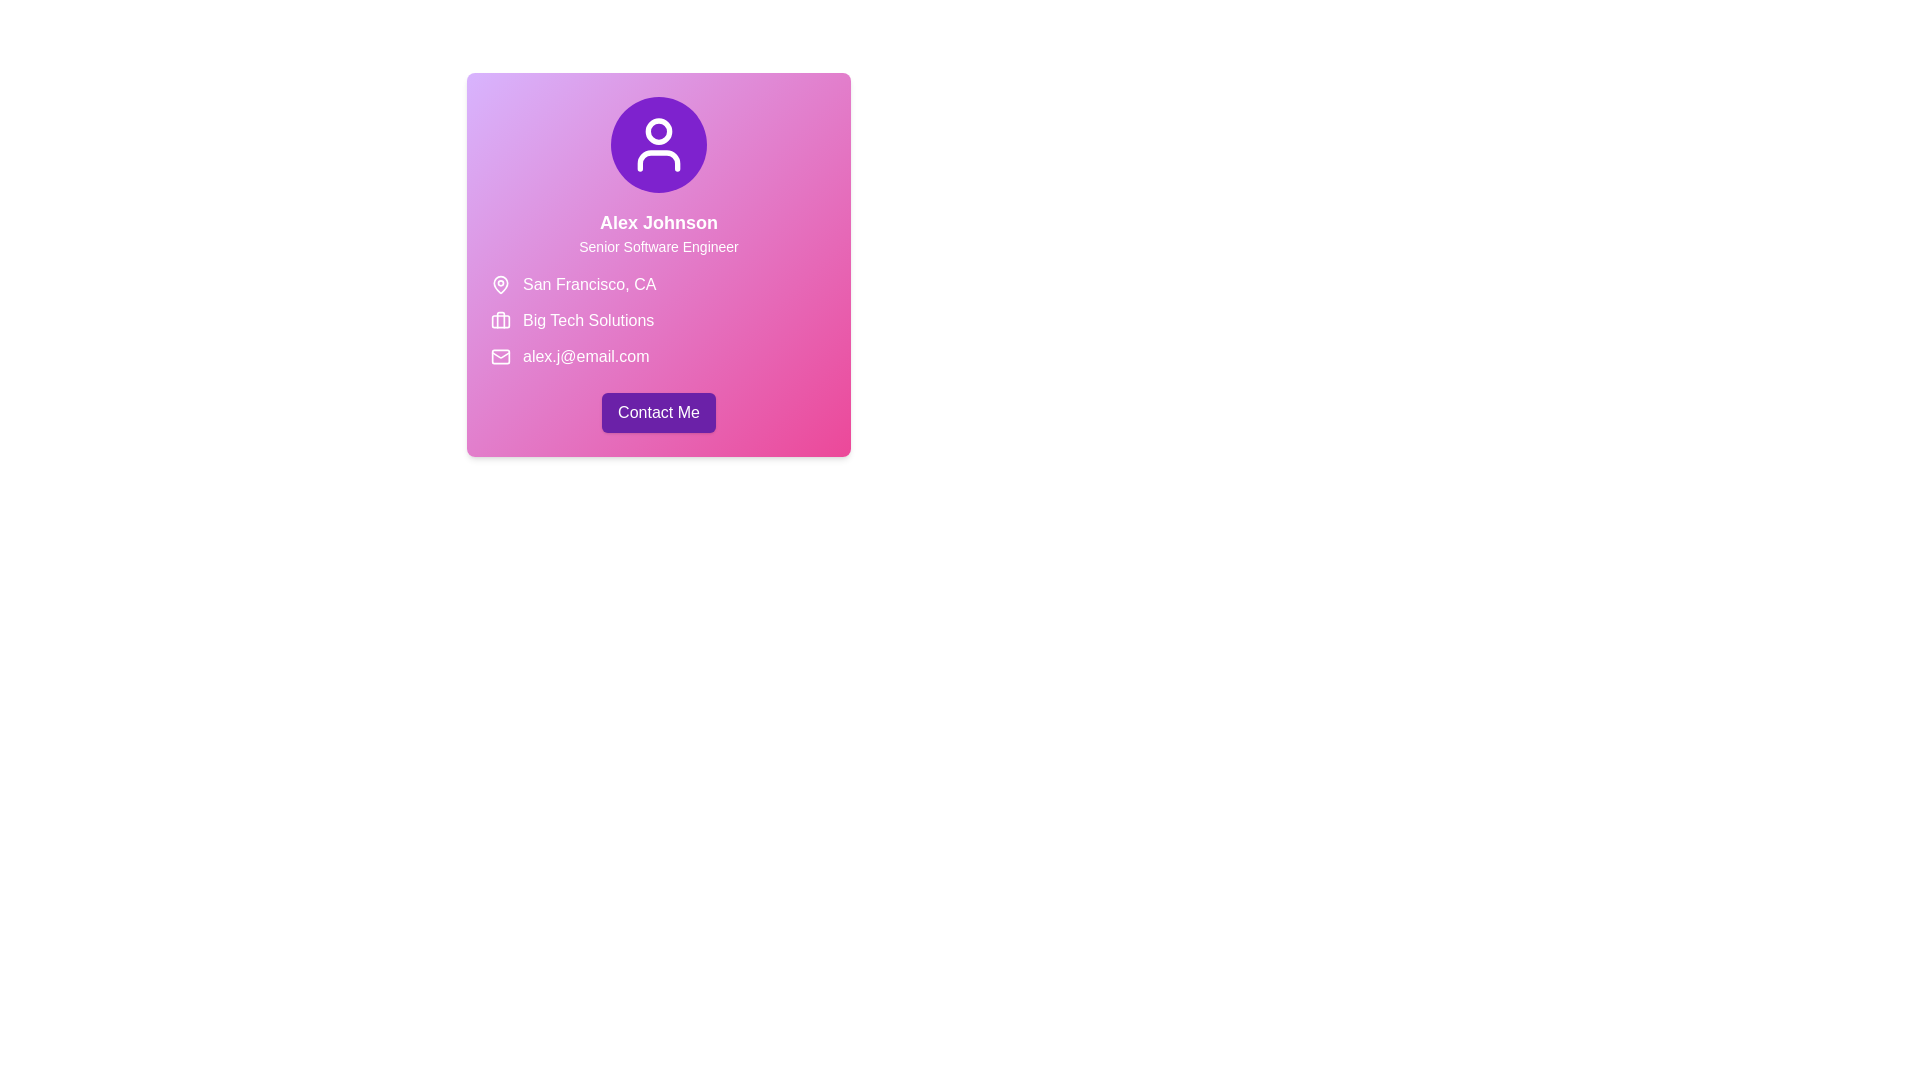 The image size is (1920, 1080). What do you see at coordinates (658, 144) in the screenshot?
I see `the user avatar silhouette icon, which is a white vector graphic centered within a circular purple background, located at the top-center of the profile card layout` at bounding box center [658, 144].